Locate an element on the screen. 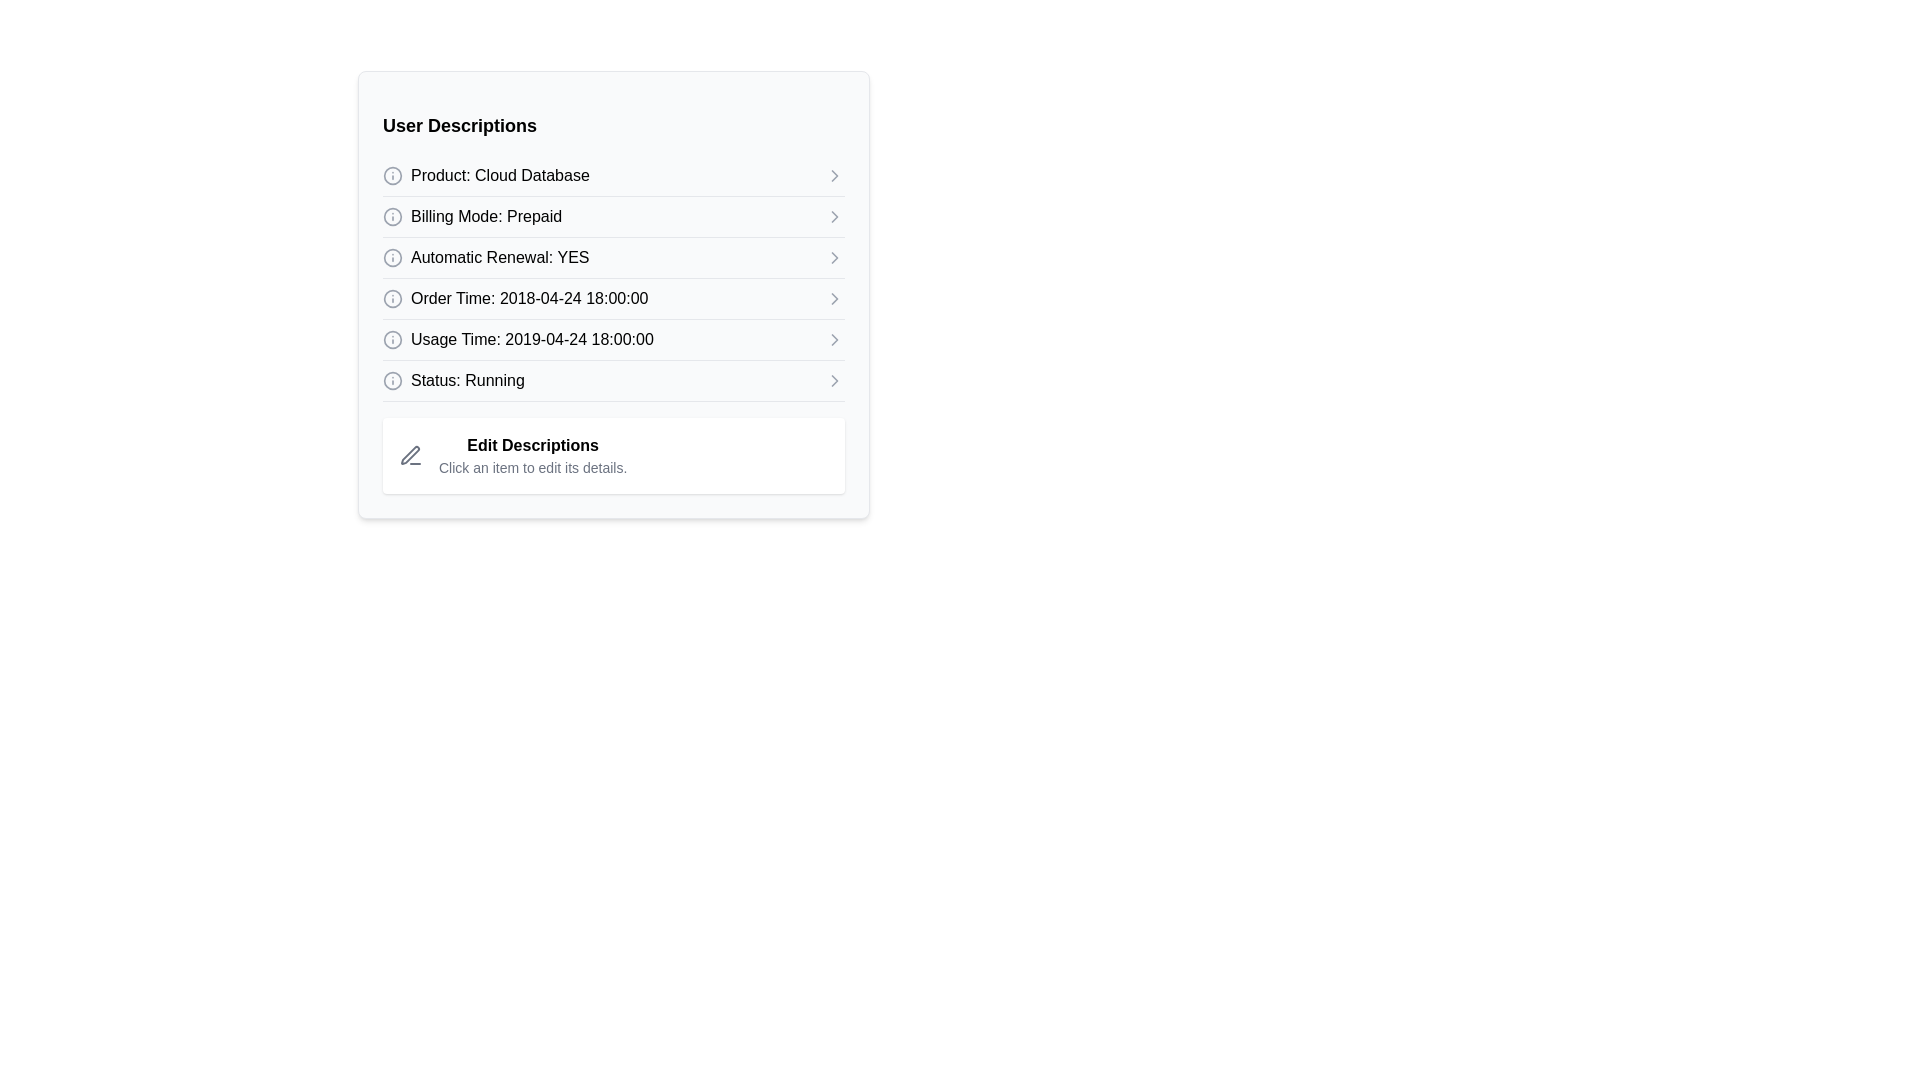  the 'Billing Mode: Prepaid' element is located at coordinates (613, 217).